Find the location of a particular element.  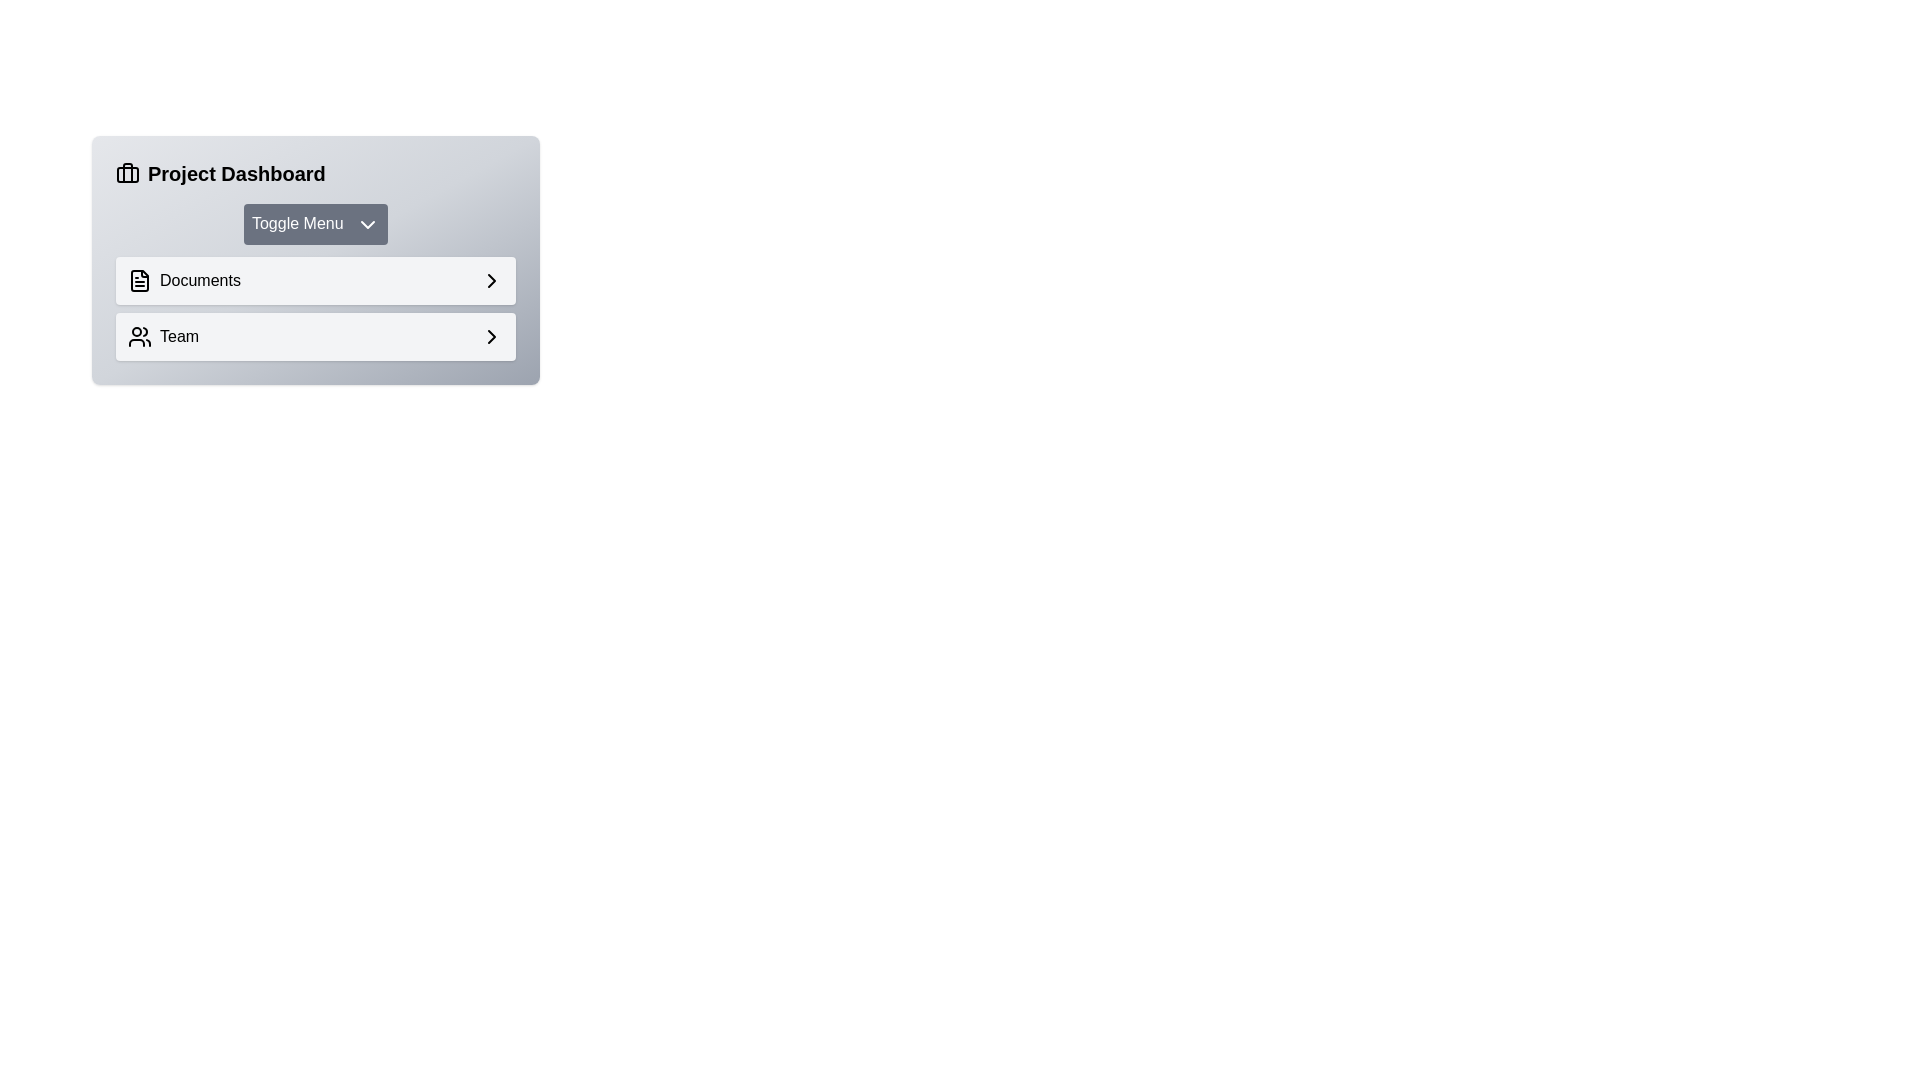

the 'Team' menu item, which is styled with a clear typeface and located below the 'Documents' item in the 'Project Dashboard' card is located at coordinates (163, 335).